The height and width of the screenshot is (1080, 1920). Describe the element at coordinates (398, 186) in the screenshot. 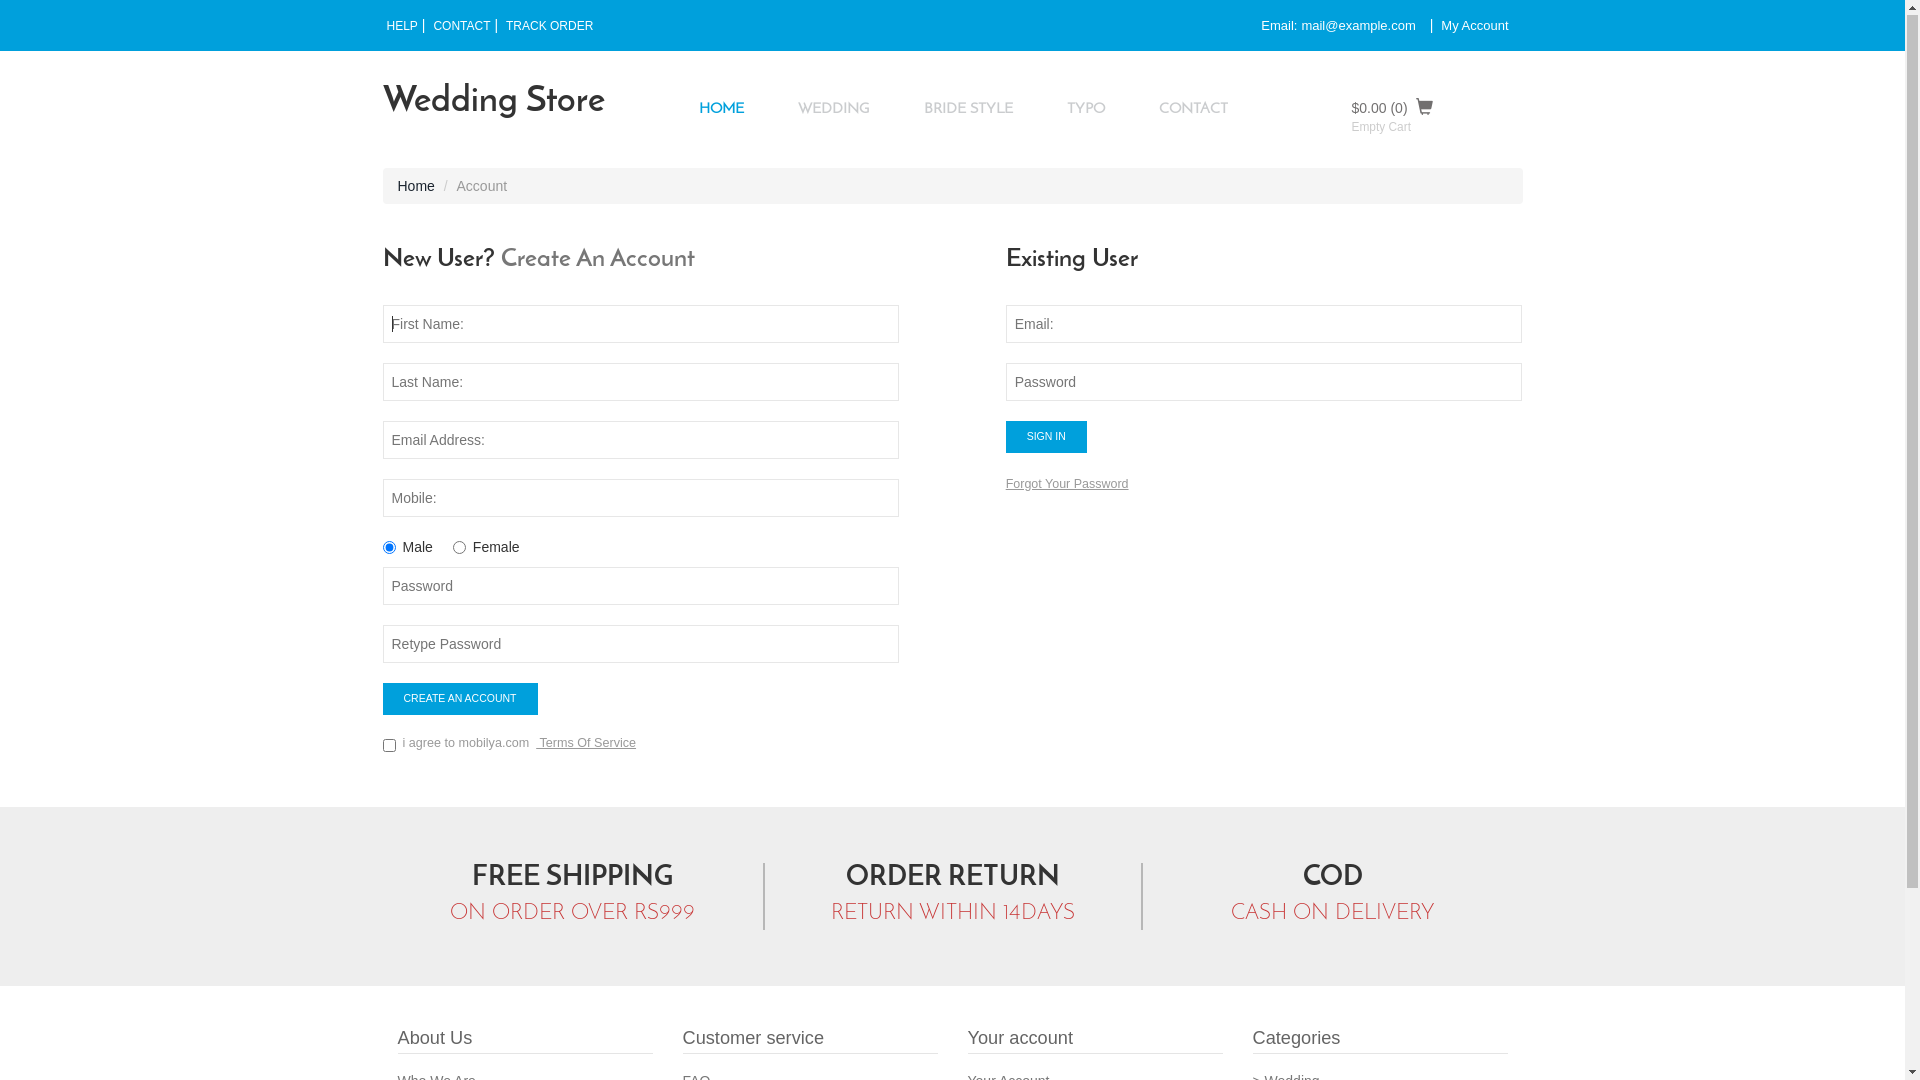

I see `'Home'` at that location.